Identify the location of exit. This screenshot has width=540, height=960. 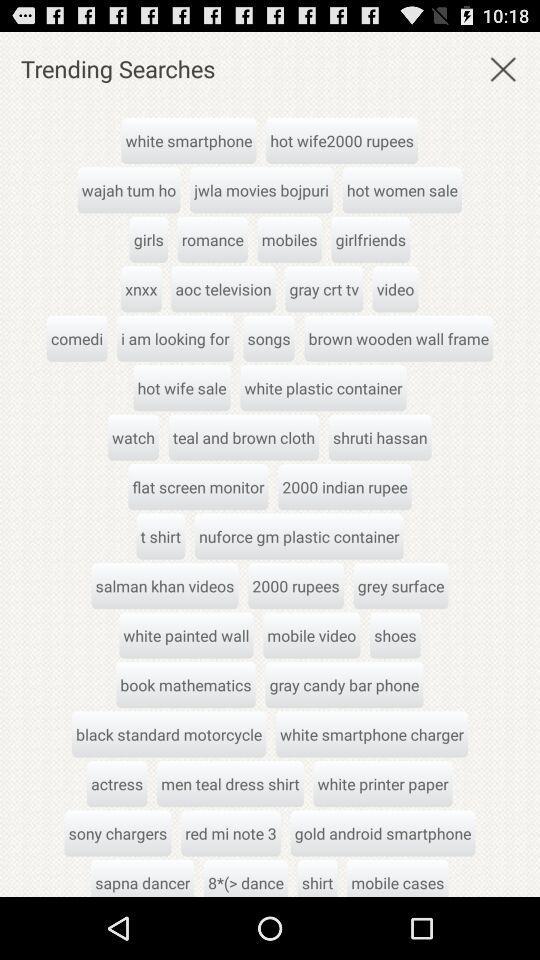
(502, 68).